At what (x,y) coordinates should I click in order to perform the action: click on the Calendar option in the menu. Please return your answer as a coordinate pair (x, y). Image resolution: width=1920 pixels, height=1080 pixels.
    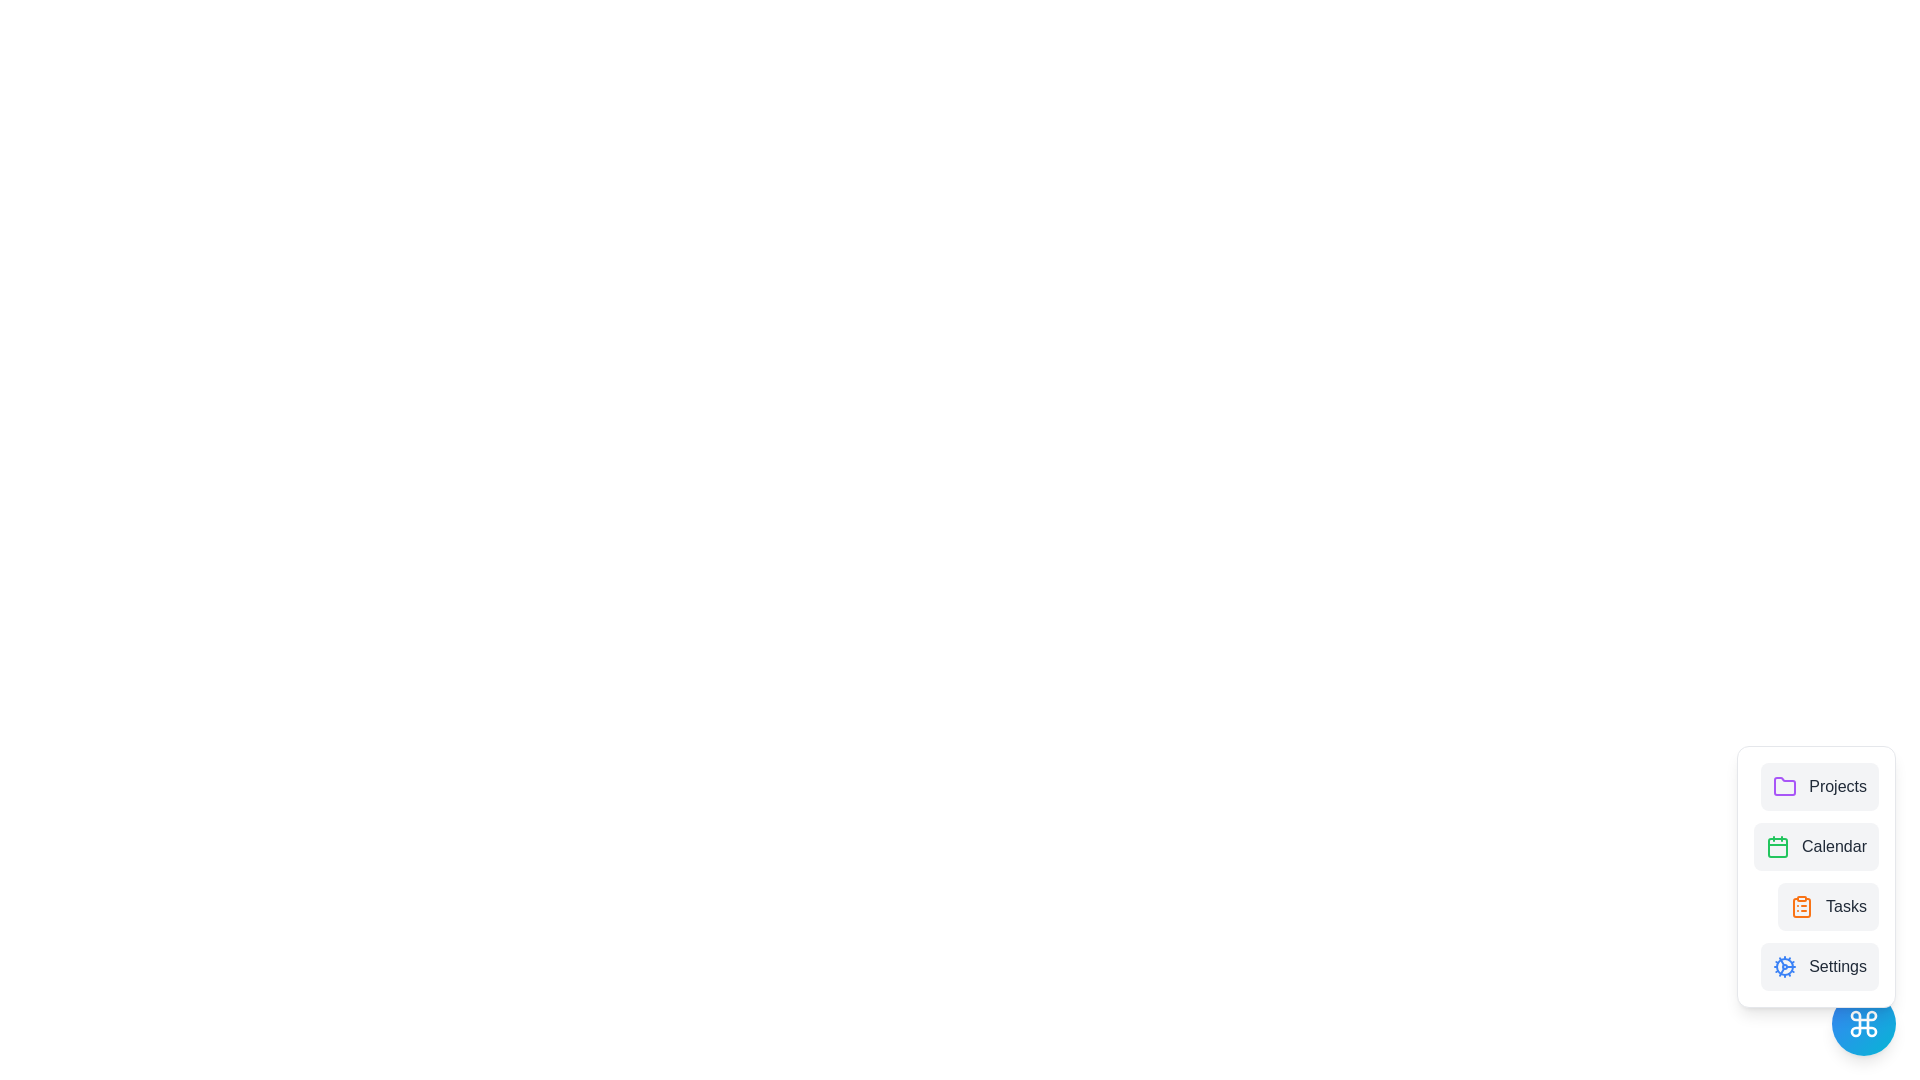
    Looking at the image, I should click on (1815, 847).